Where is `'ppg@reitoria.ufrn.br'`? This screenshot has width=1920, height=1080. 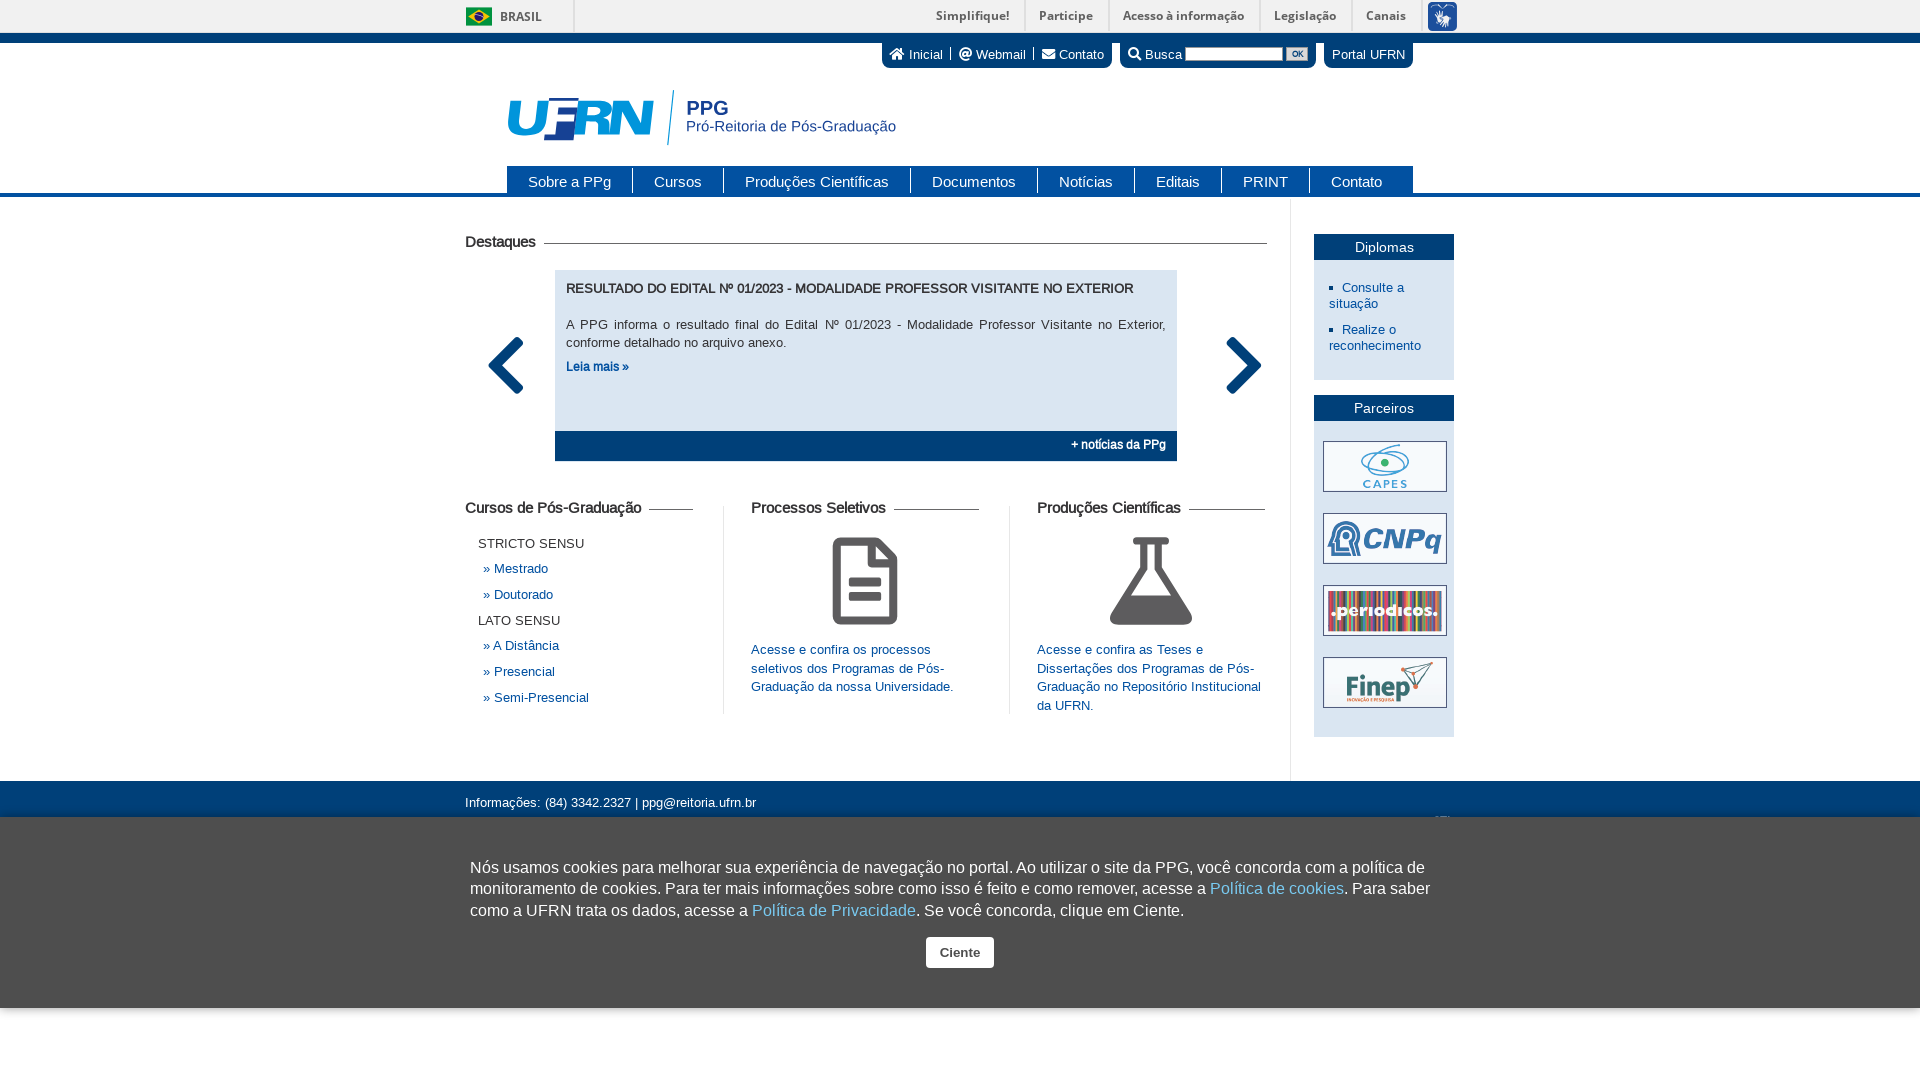 'ppg@reitoria.ufrn.br' is located at coordinates (699, 801).